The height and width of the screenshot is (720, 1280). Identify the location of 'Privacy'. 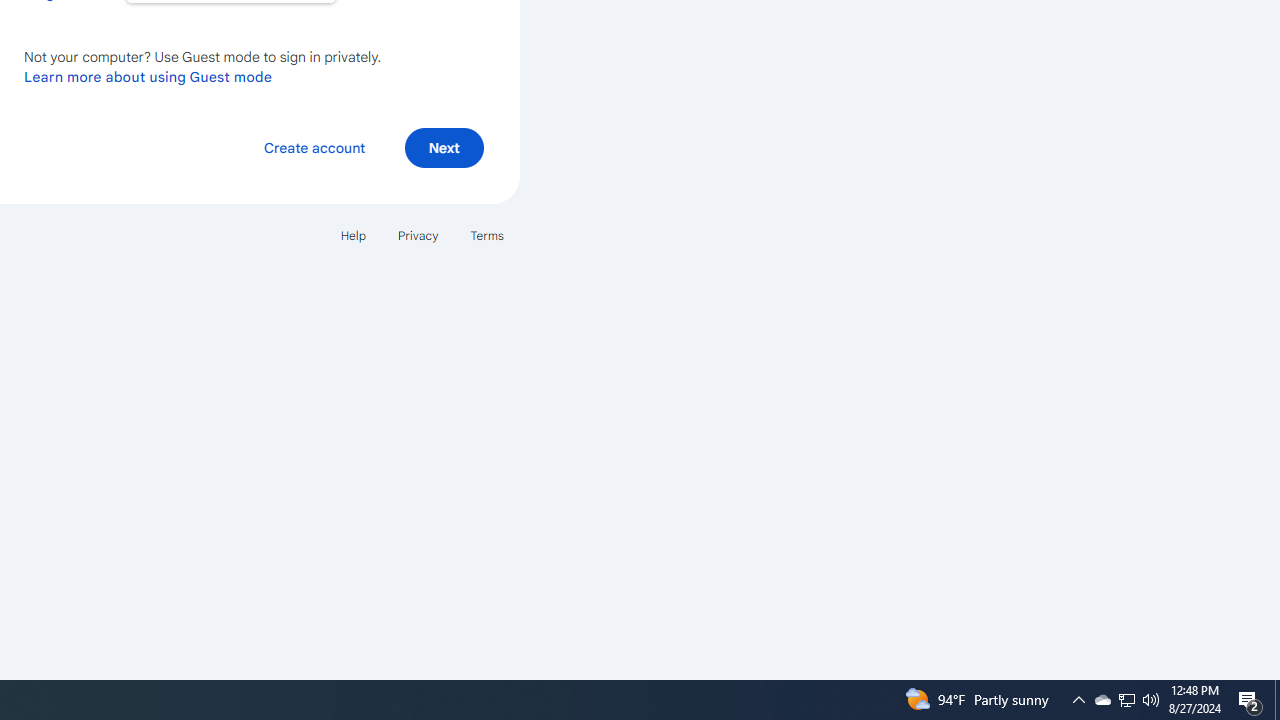
(416, 234).